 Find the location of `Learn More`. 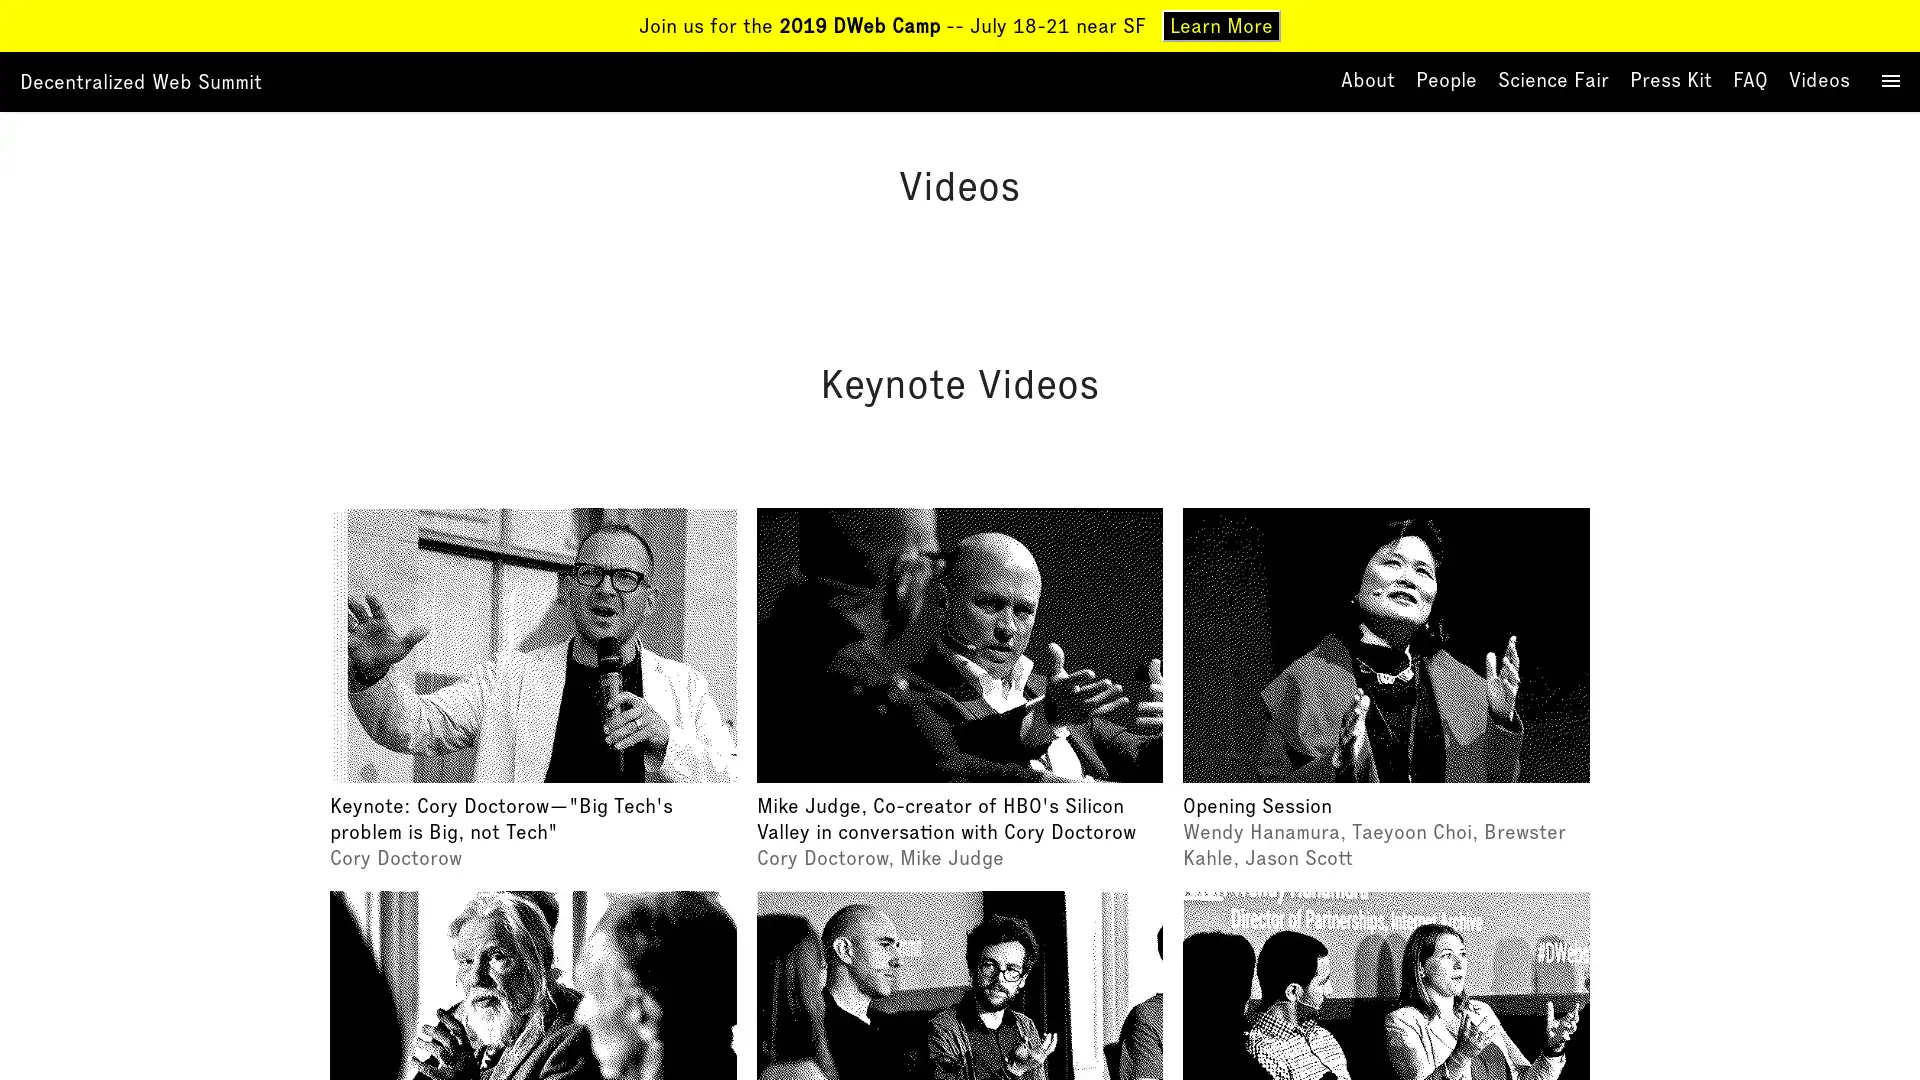

Learn More is located at coordinates (1220, 26).